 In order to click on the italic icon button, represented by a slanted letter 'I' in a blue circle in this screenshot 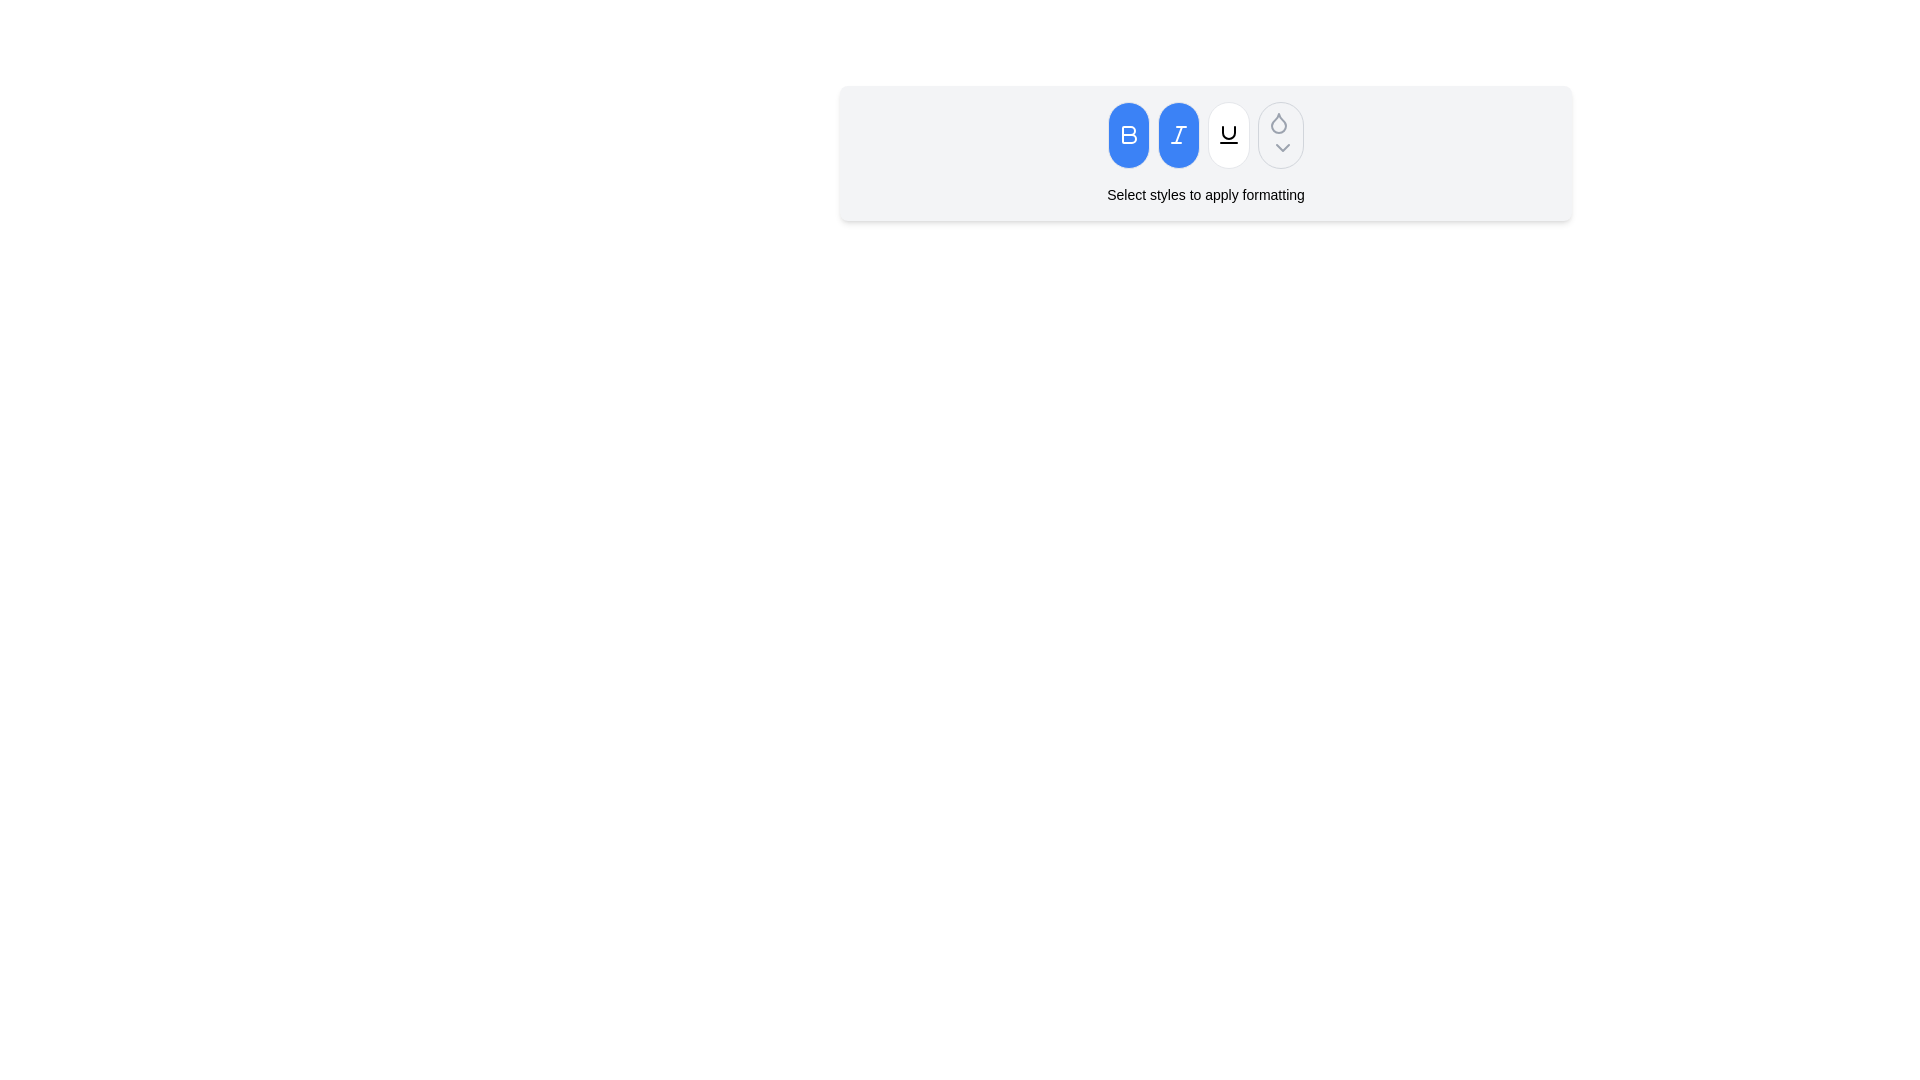, I will do `click(1179, 135)`.